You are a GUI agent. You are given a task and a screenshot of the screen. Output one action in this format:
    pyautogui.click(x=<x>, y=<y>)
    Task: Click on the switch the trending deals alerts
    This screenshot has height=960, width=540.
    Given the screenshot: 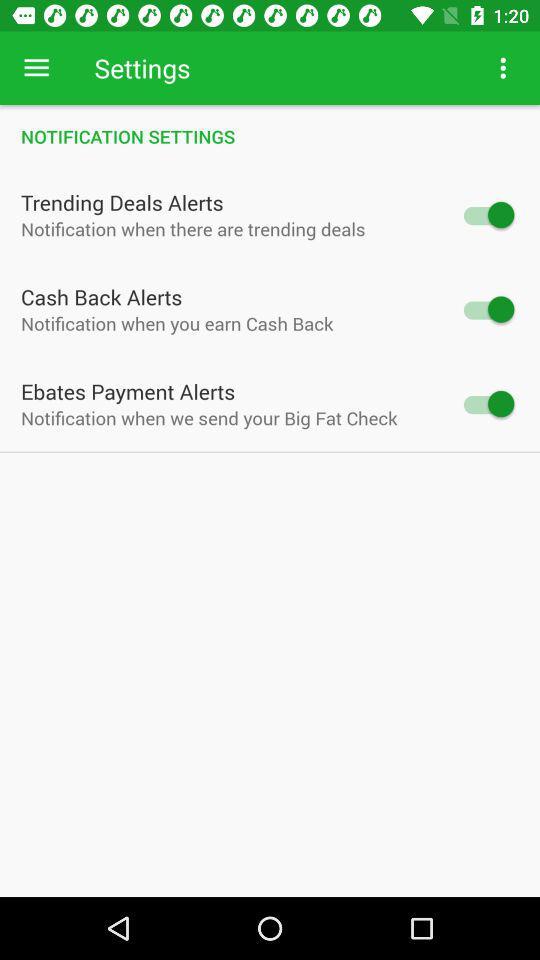 What is the action you would take?
    pyautogui.click(x=486, y=215)
    